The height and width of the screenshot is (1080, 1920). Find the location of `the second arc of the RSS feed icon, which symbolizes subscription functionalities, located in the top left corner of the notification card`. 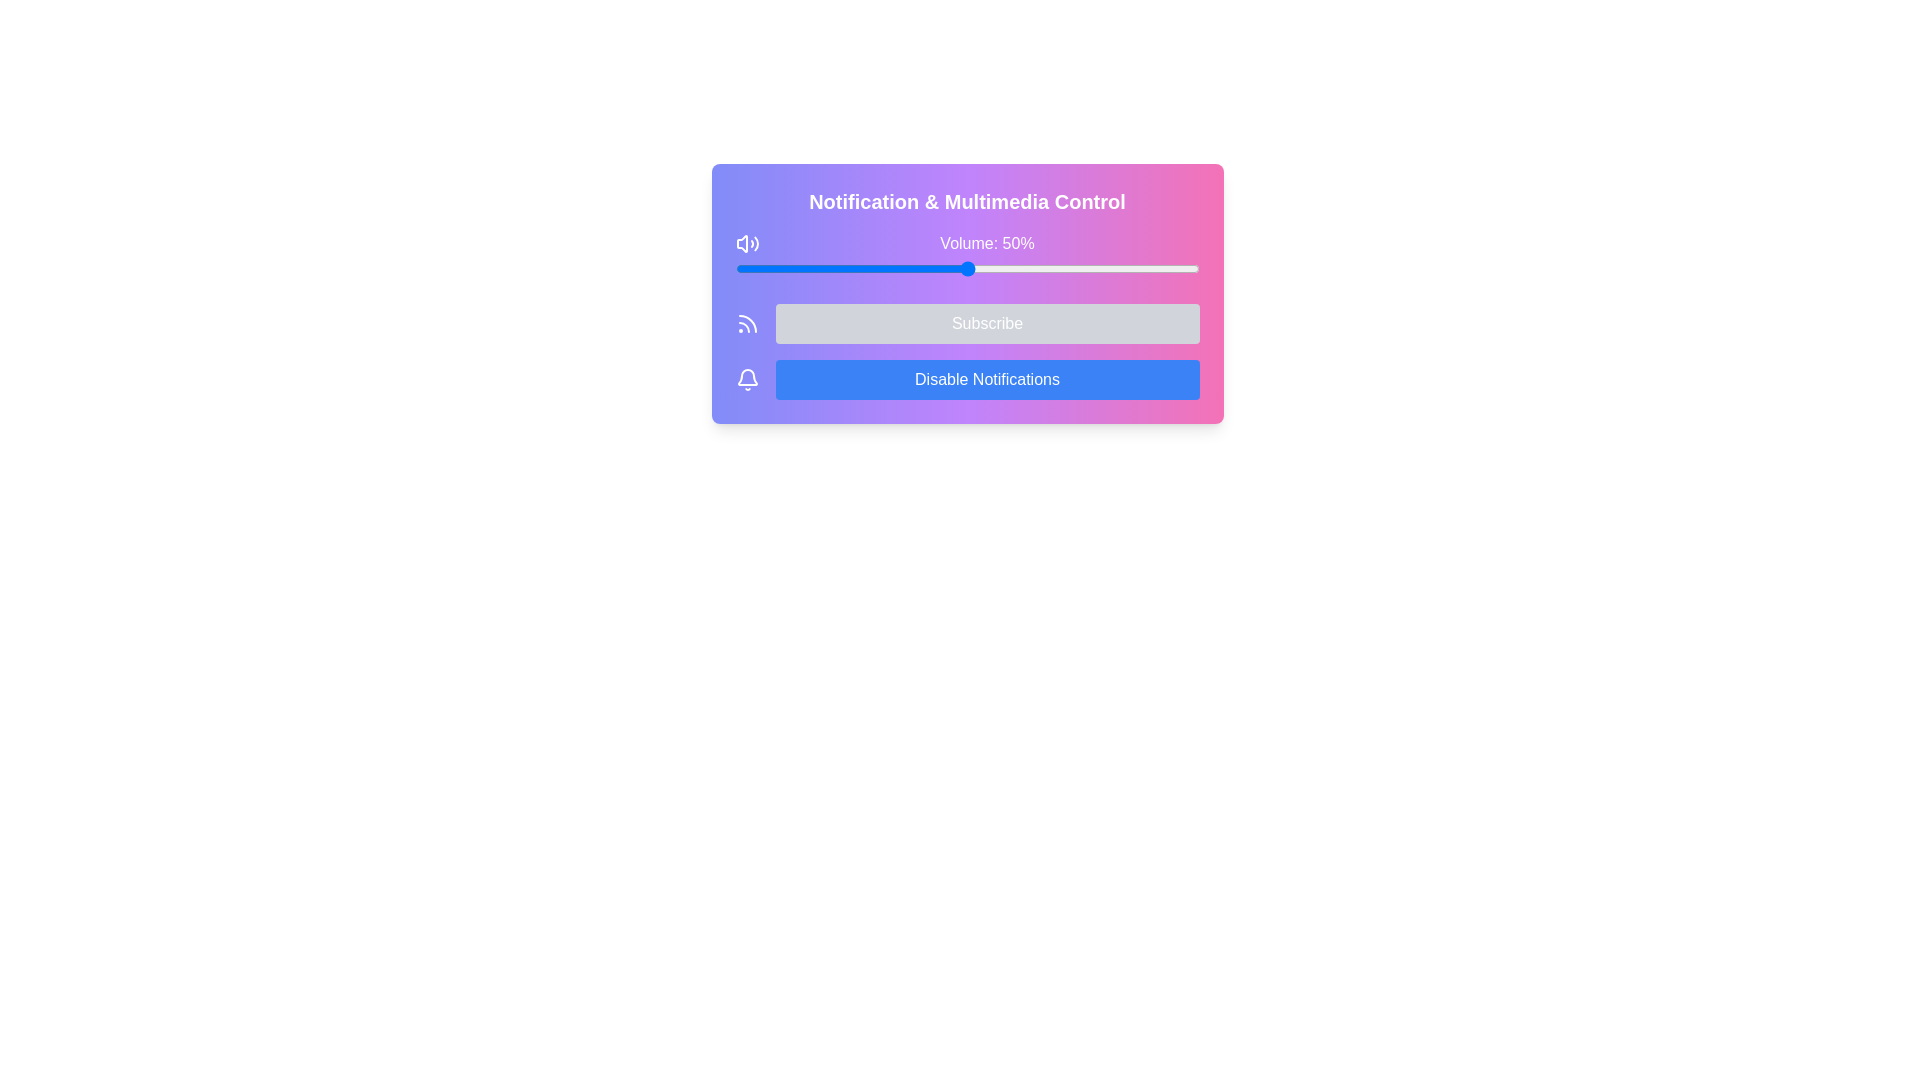

the second arc of the RSS feed icon, which symbolizes subscription functionalities, located in the top left corner of the notification card is located at coordinates (746, 323).